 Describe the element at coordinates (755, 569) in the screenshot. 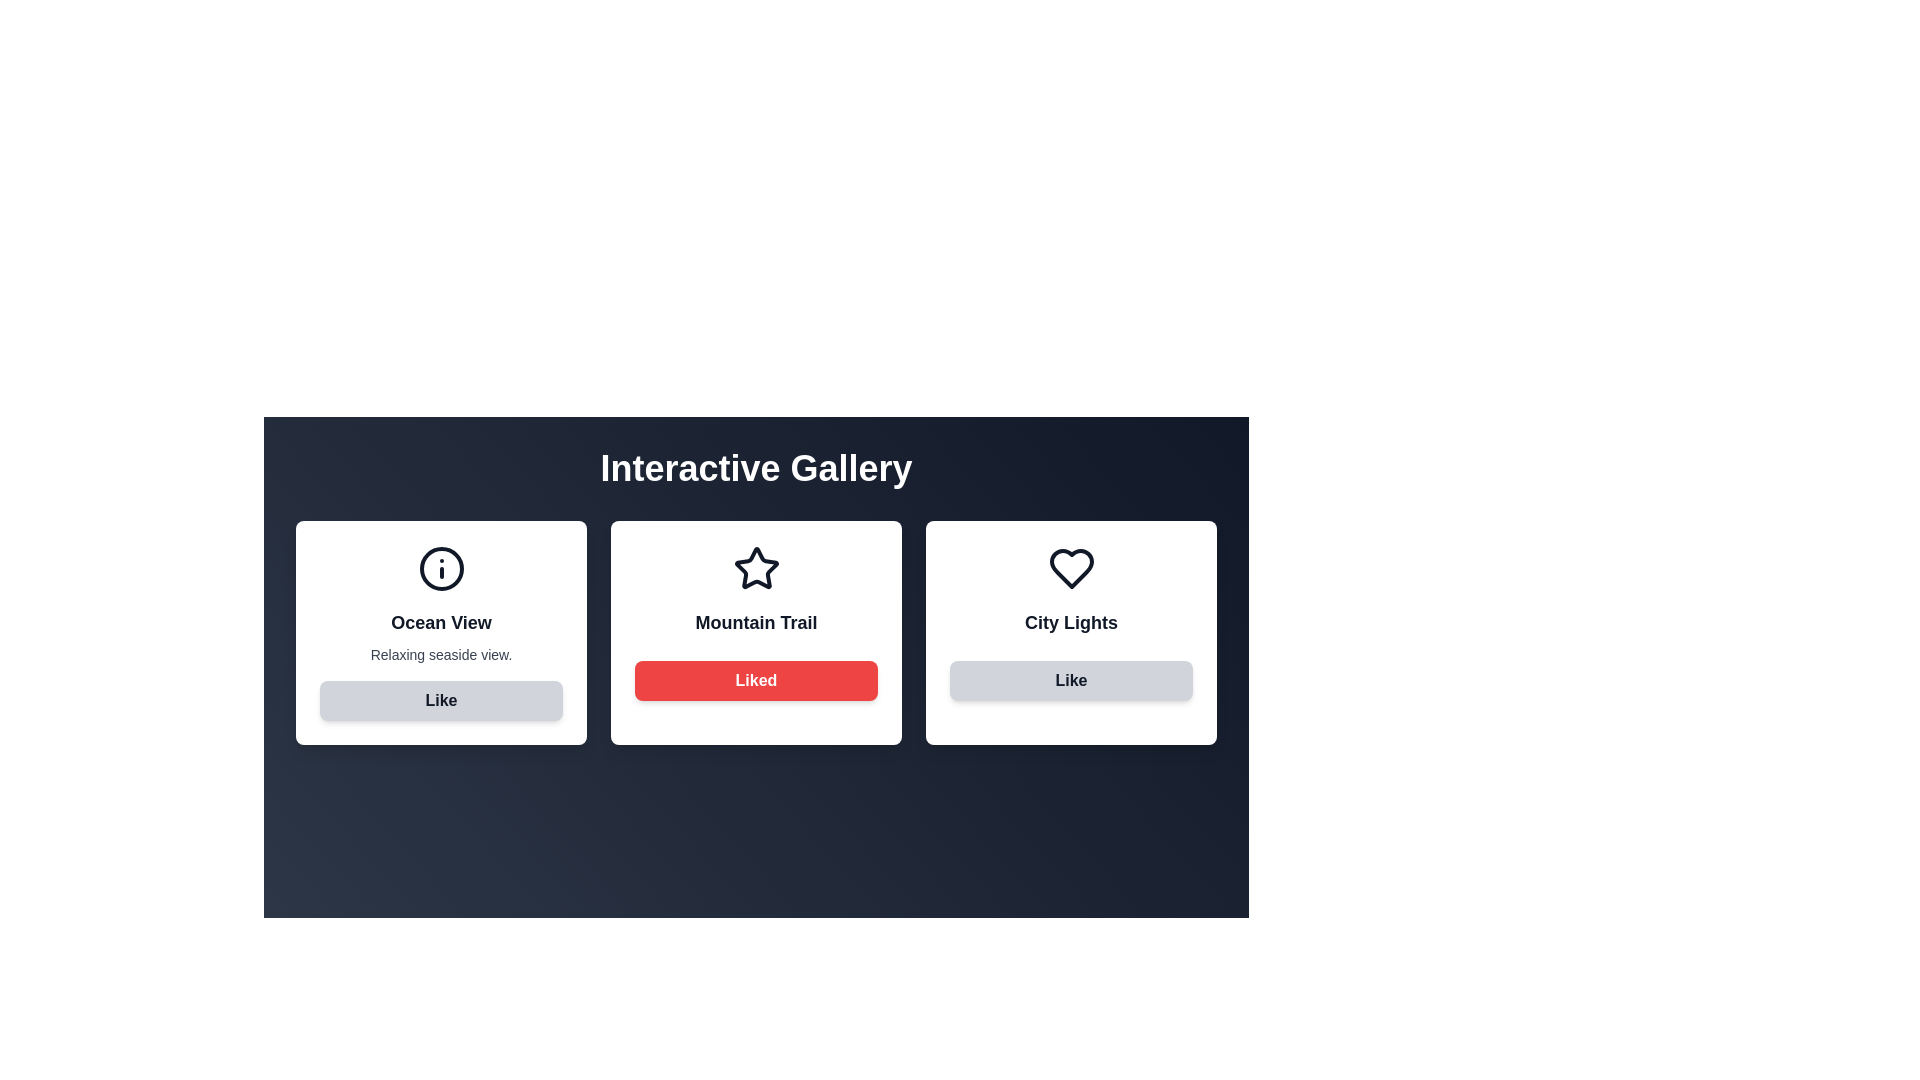

I see `the star icon located in the central card of the three-card layout, positioned above the 'Mountain Trail' label and the 'Liked' button` at that location.